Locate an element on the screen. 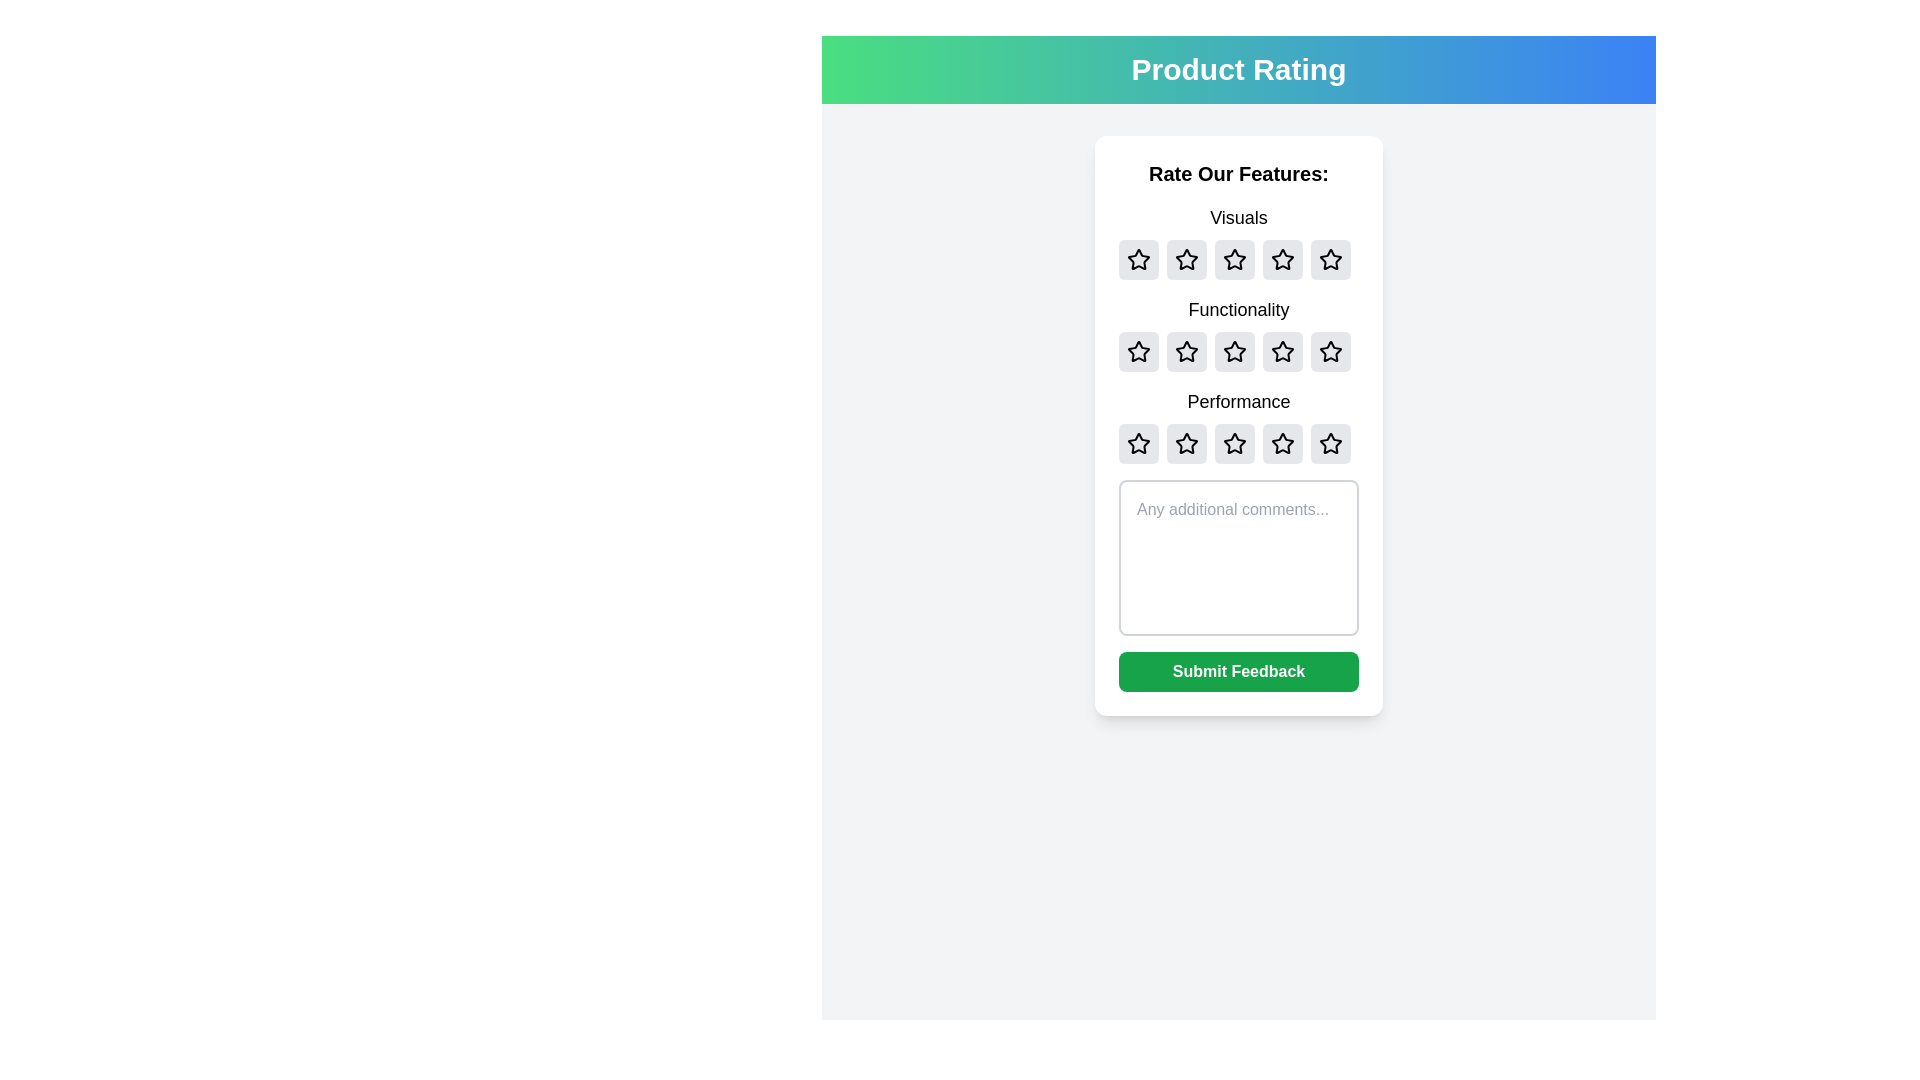 The width and height of the screenshot is (1920, 1080). the third star icon in the 'Rate Our Features' panel to rate the 'Functionality' category is located at coordinates (1232, 350).